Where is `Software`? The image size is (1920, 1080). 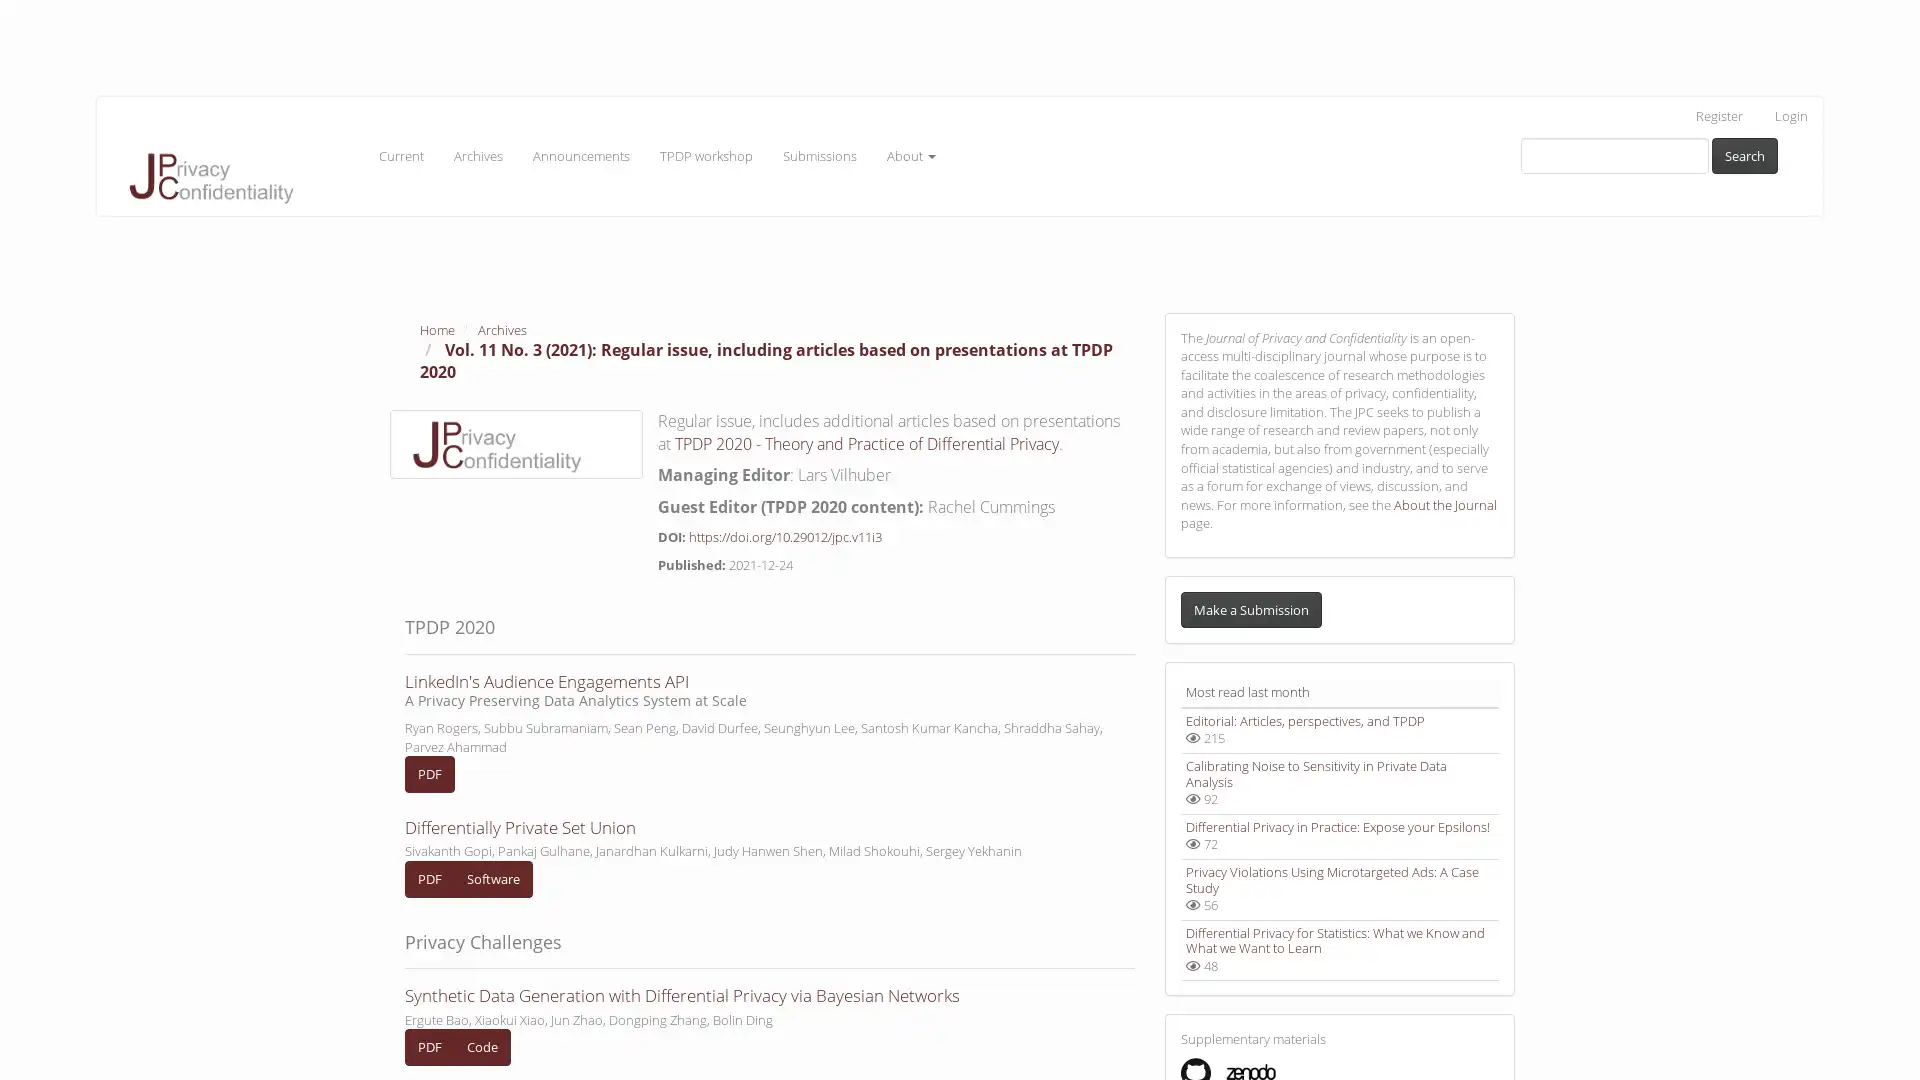 Software is located at coordinates (493, 878).